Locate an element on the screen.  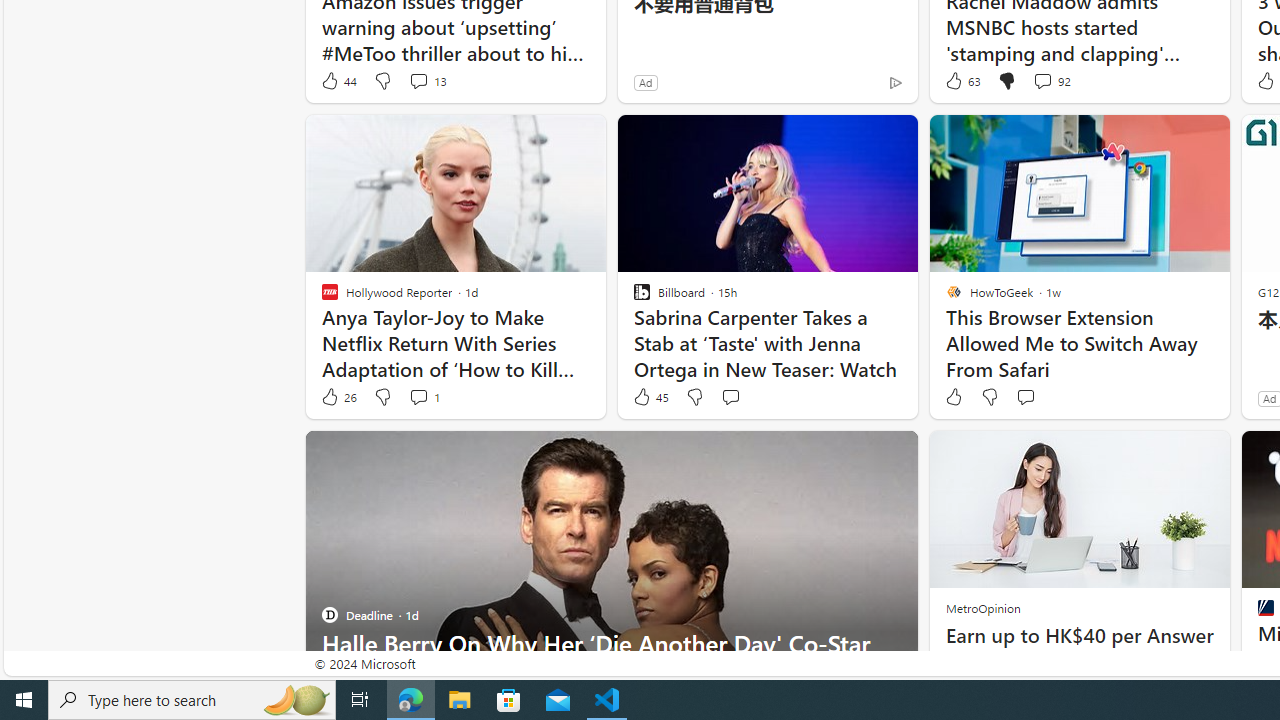
'45 Like' is located at coordinates (650, 397).